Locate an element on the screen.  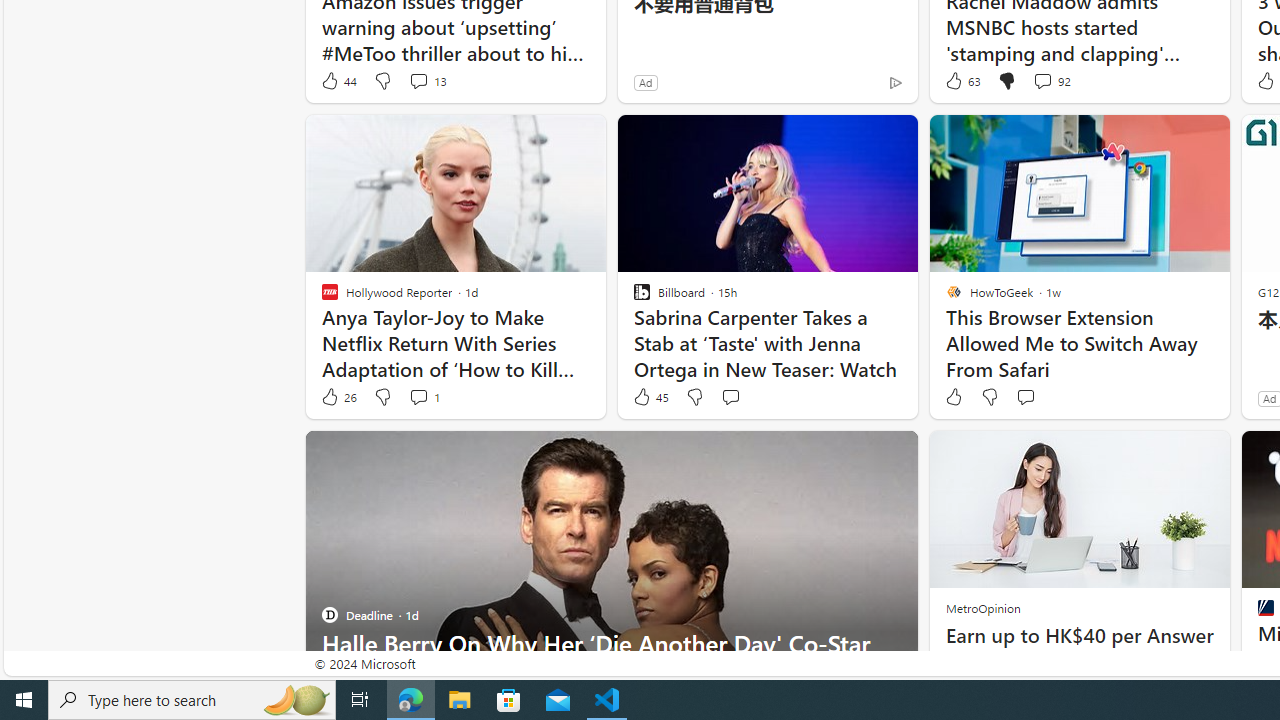
'45 Like' is located at coordinates (650, 397).